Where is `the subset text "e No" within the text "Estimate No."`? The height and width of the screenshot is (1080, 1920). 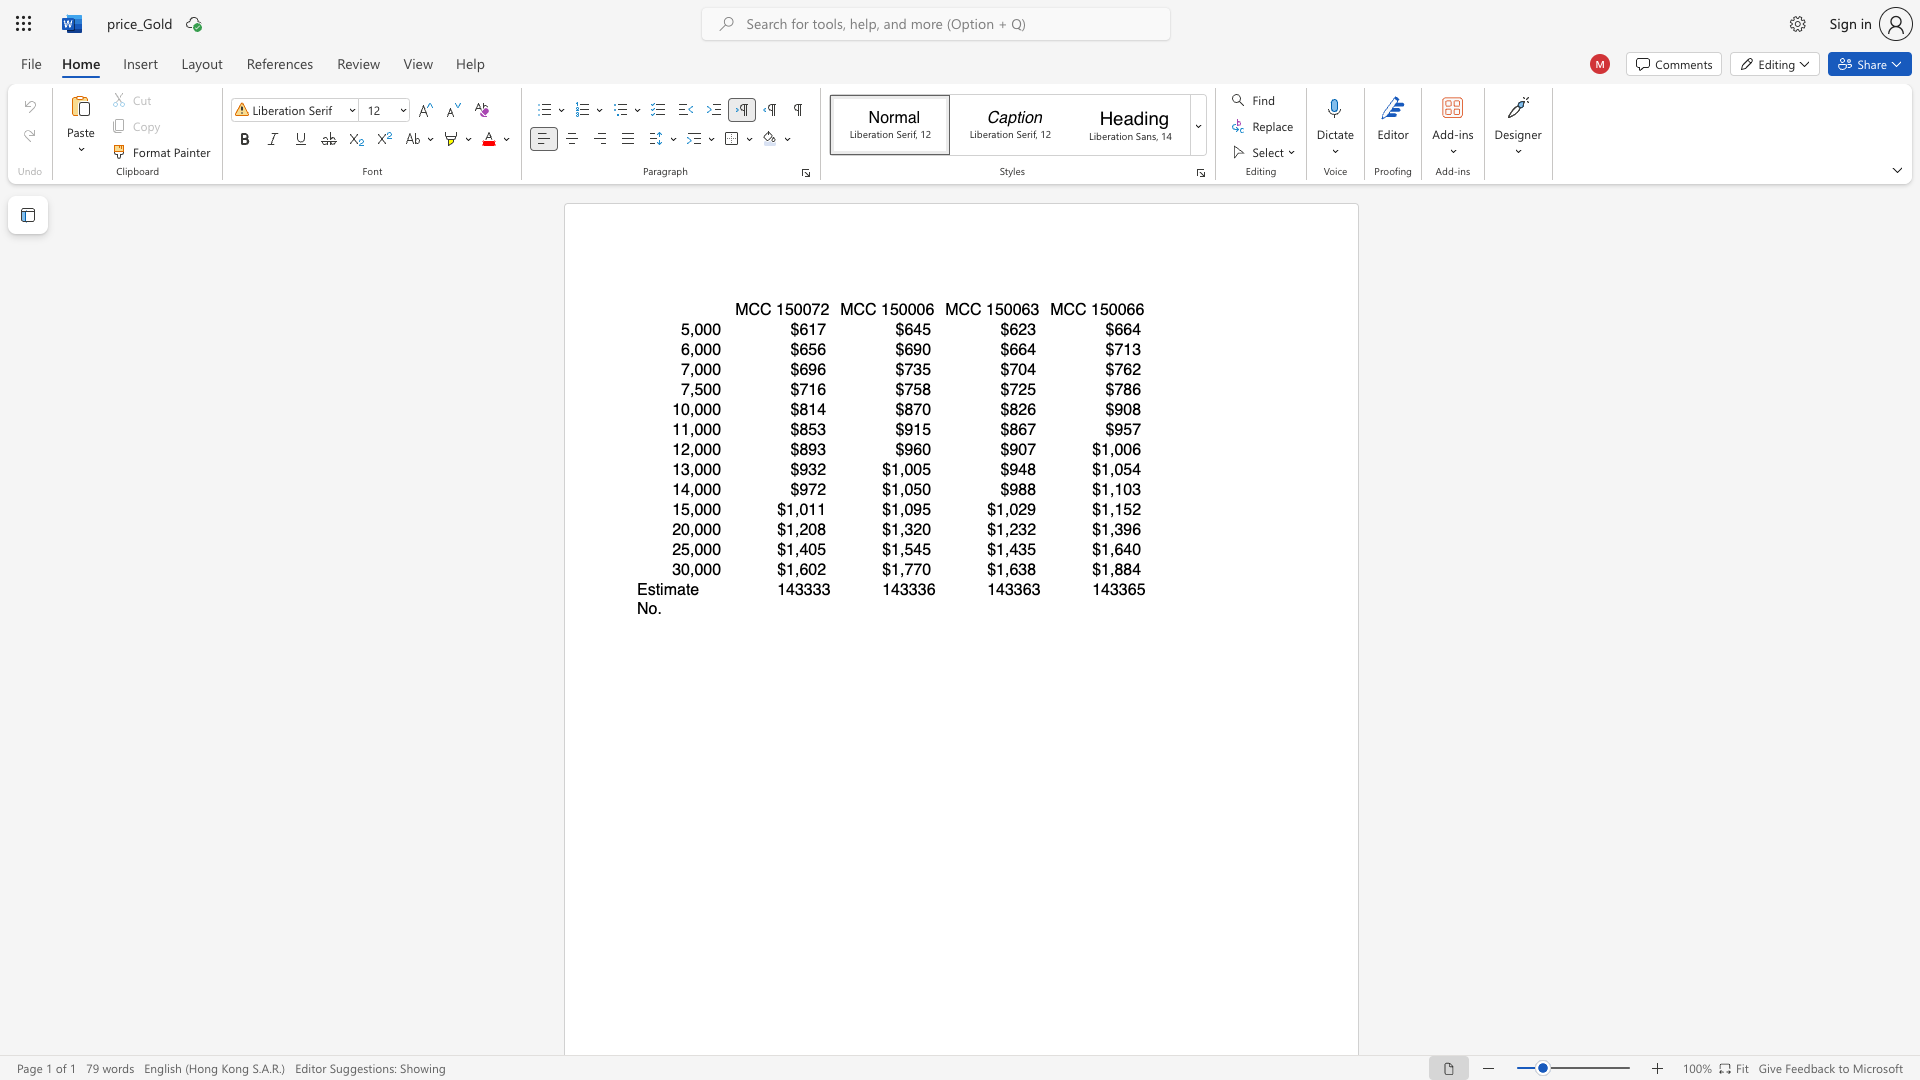
the subset text "e No" within the text "Estimate No." is located at coordinates (690, 588).